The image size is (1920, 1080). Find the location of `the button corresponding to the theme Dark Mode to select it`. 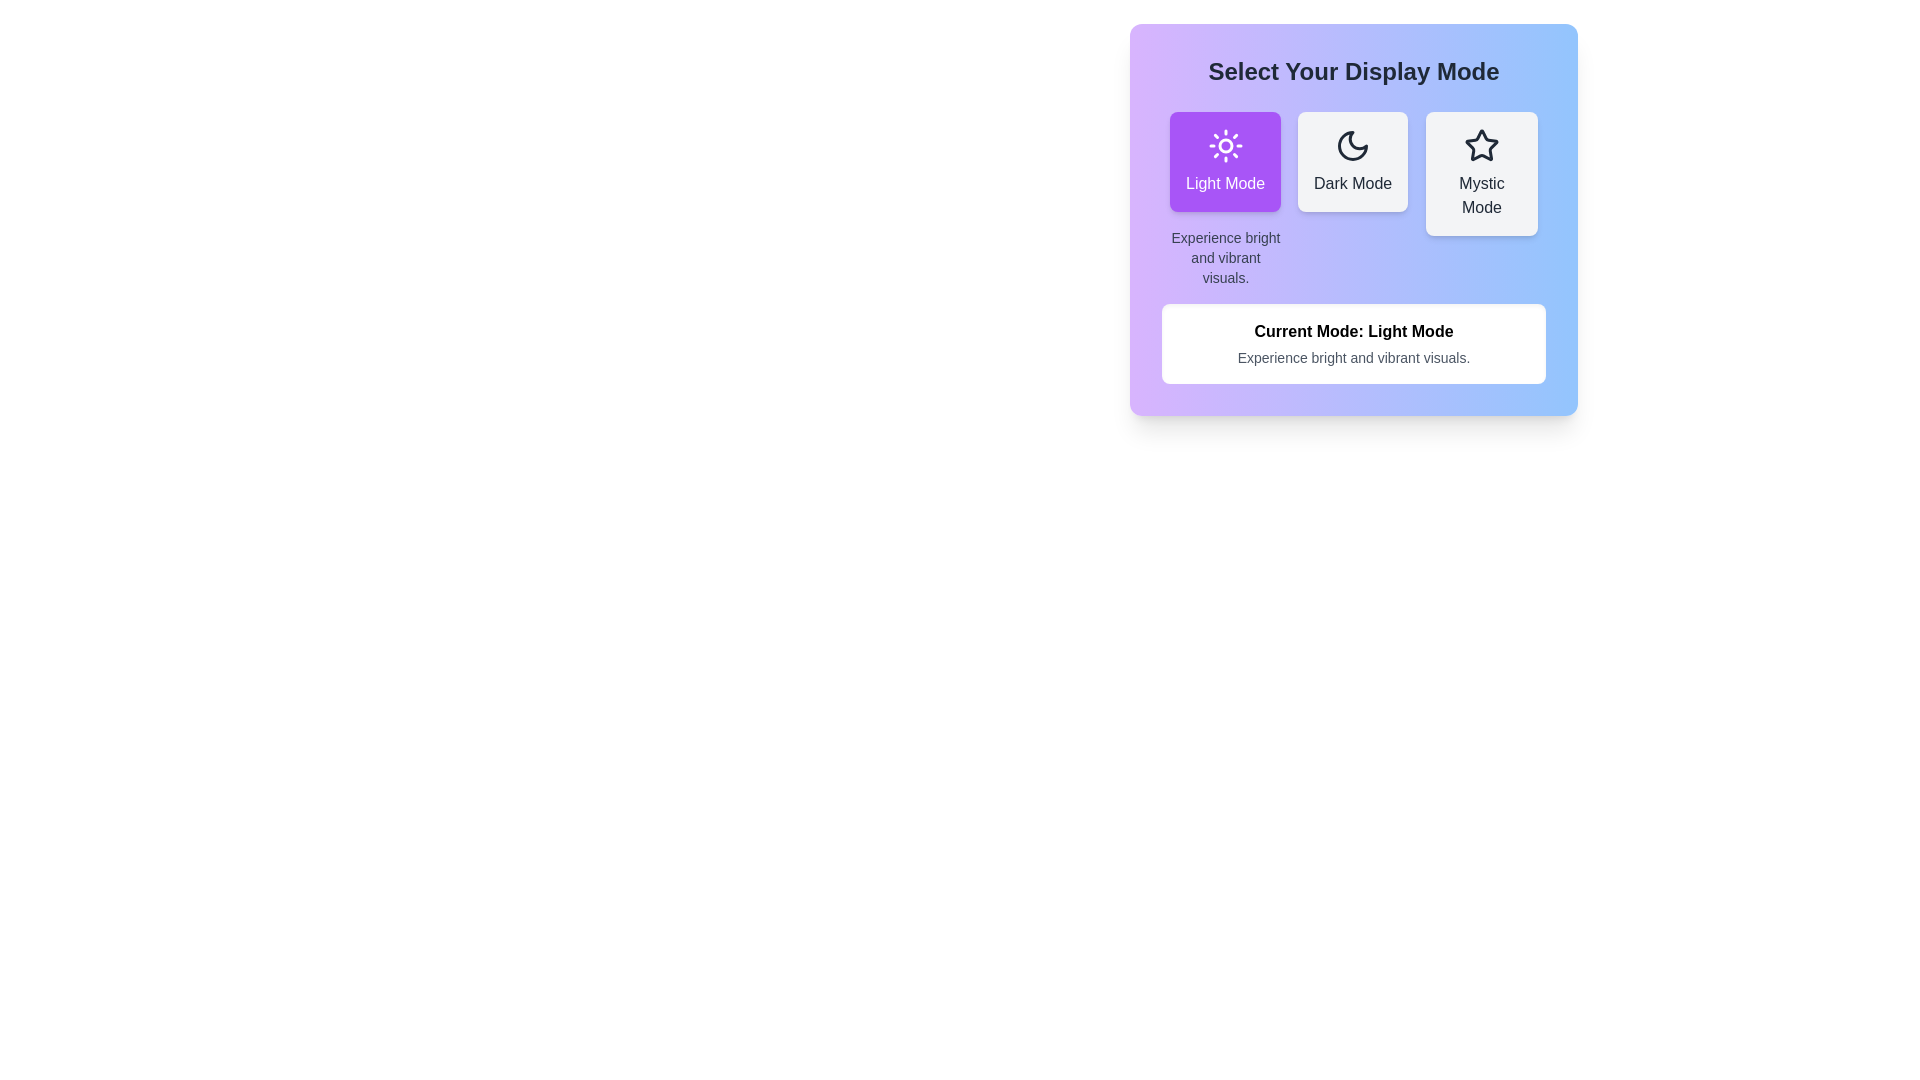

the button corresponding to the theme Dark Mode to select it is located at coordinates (1353, 161).